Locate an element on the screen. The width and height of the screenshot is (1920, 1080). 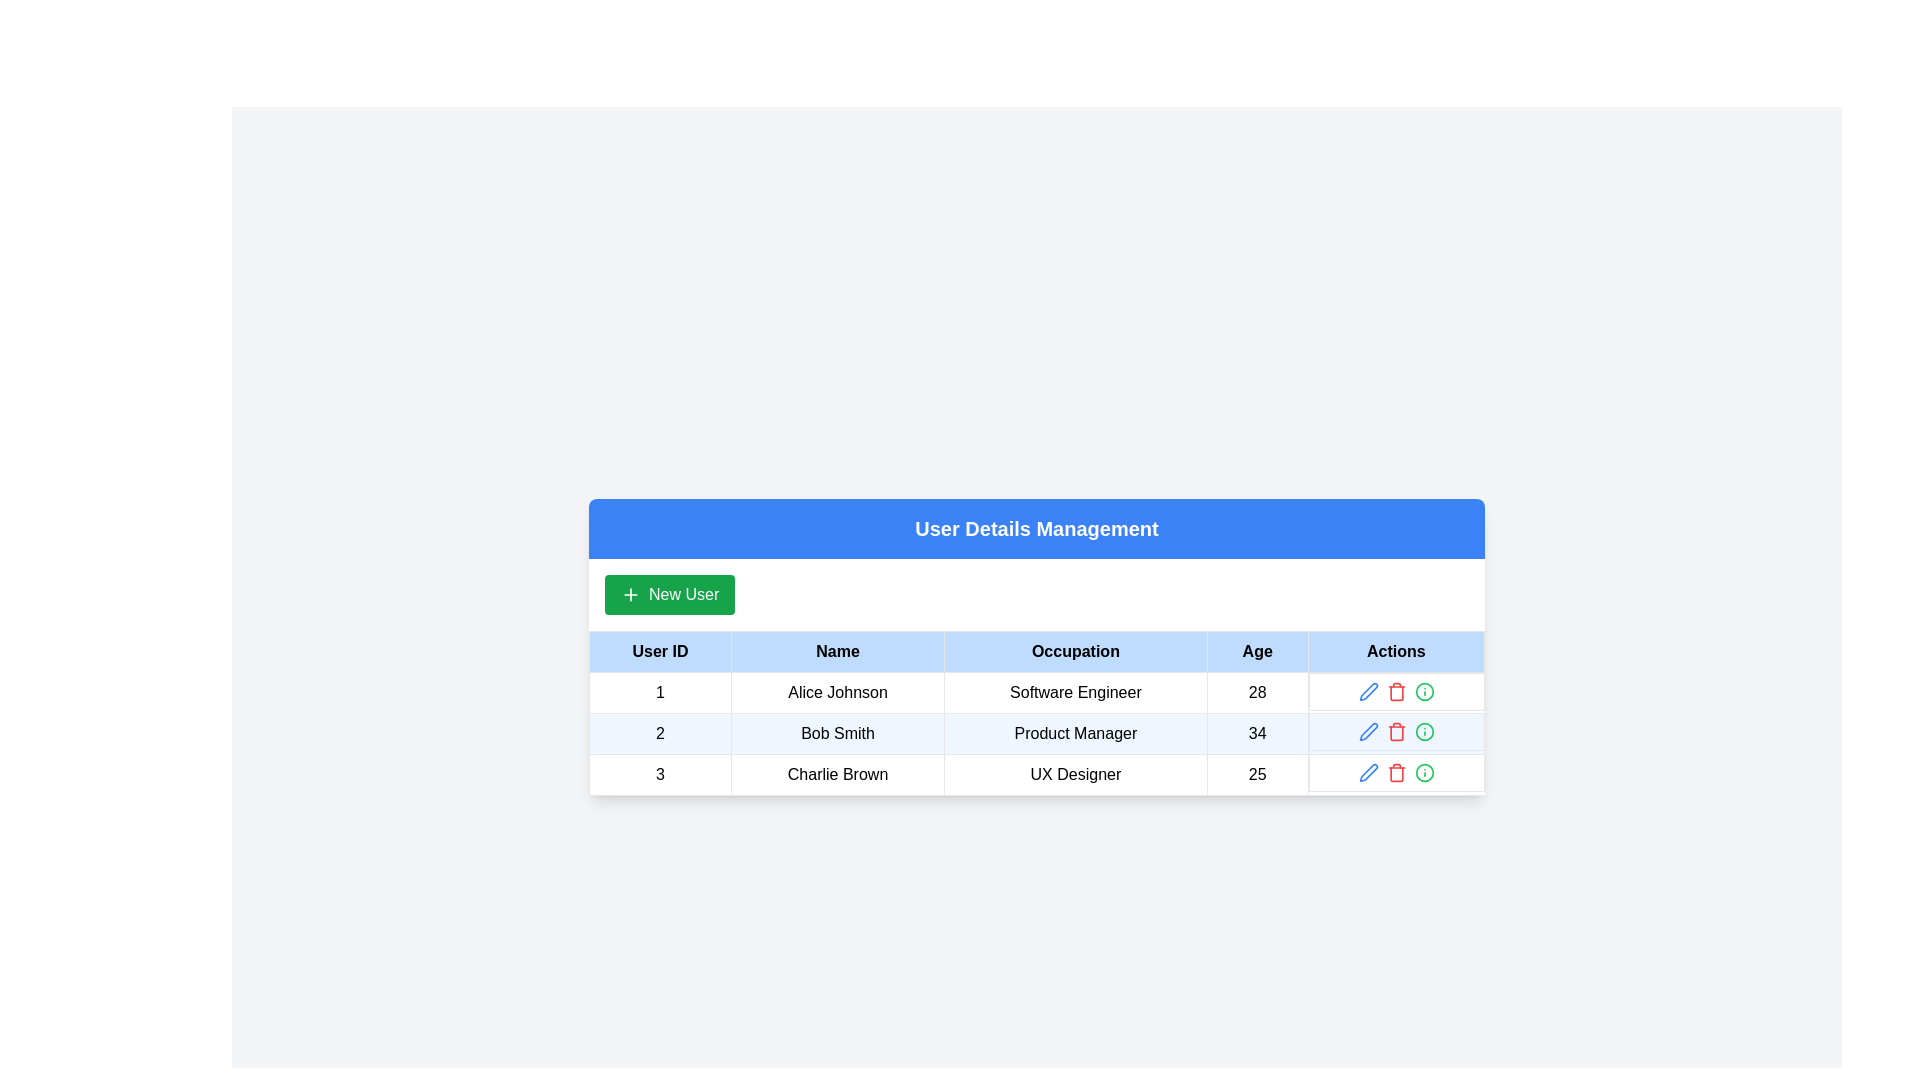
the edit action button icon located is located at coordinates (1367, 732).